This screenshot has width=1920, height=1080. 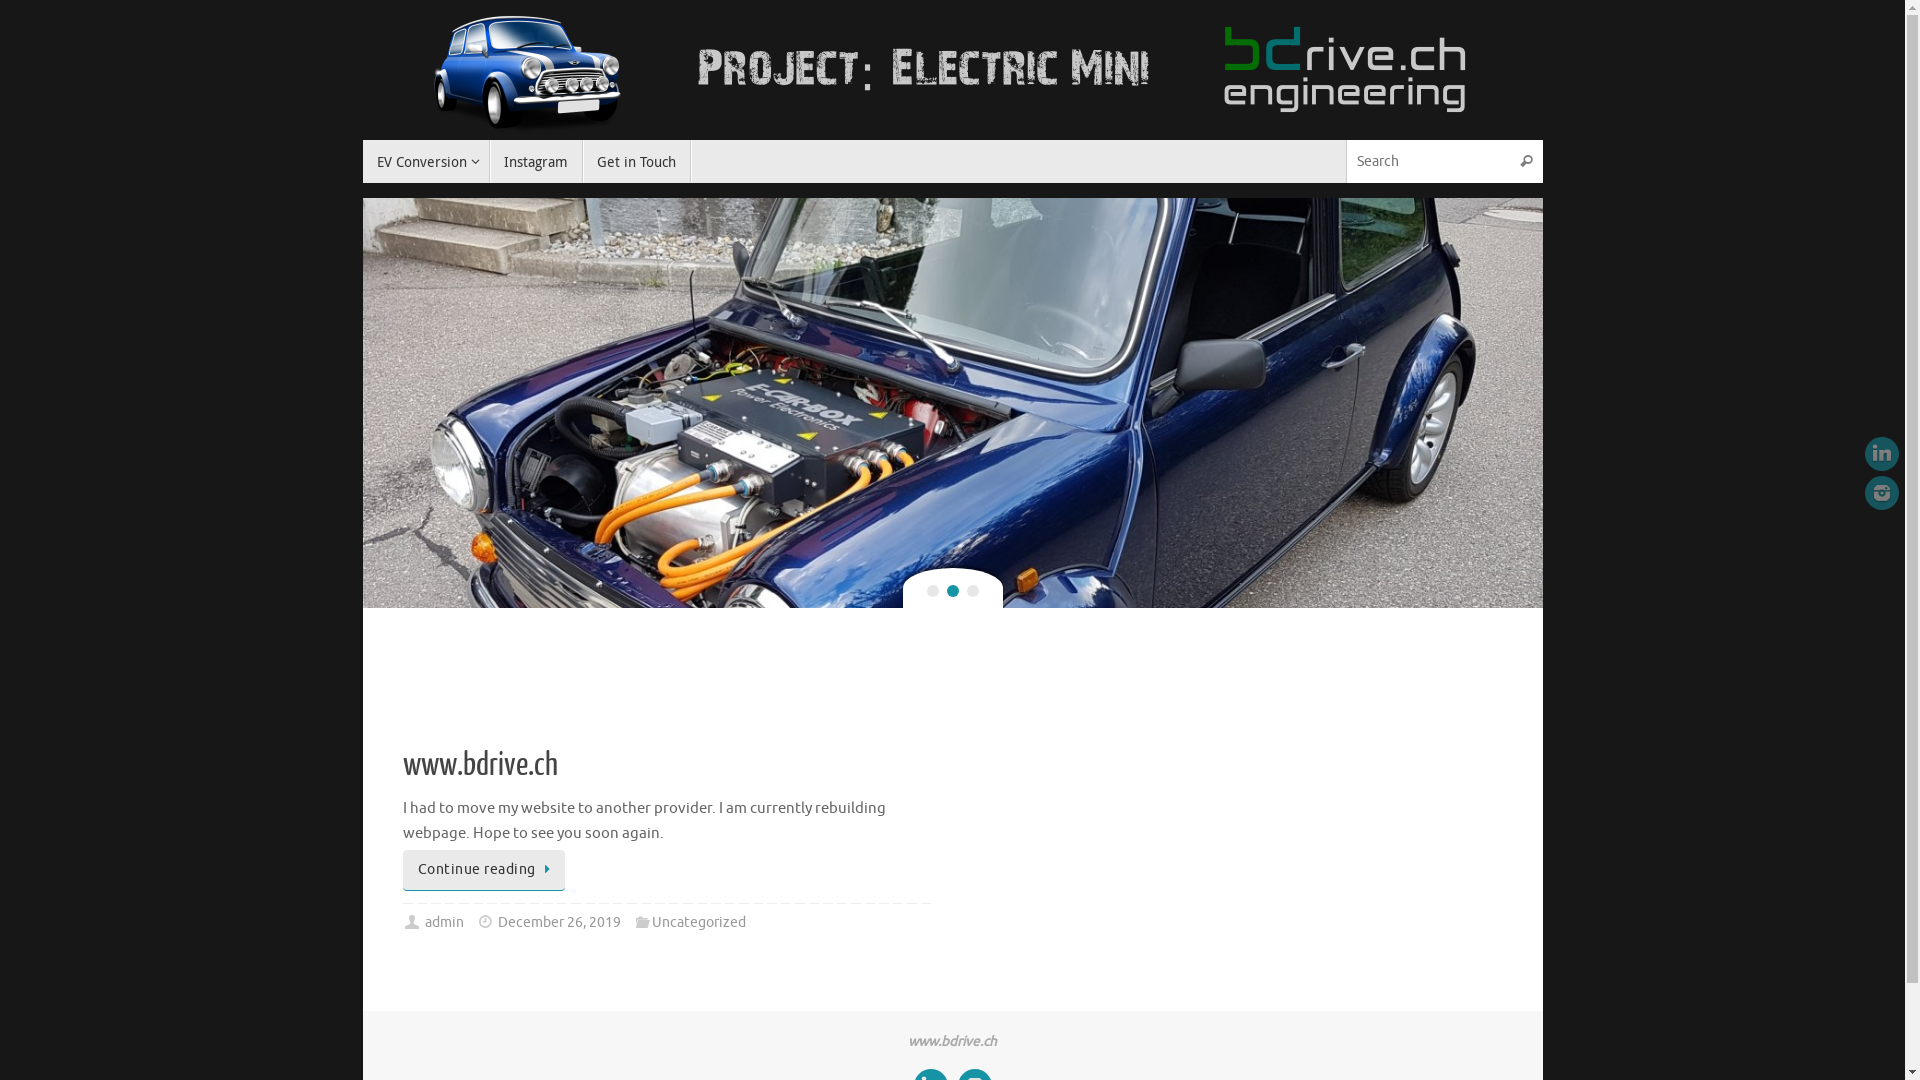 I want to click on 'Instagram', so click(x=489, y=160).